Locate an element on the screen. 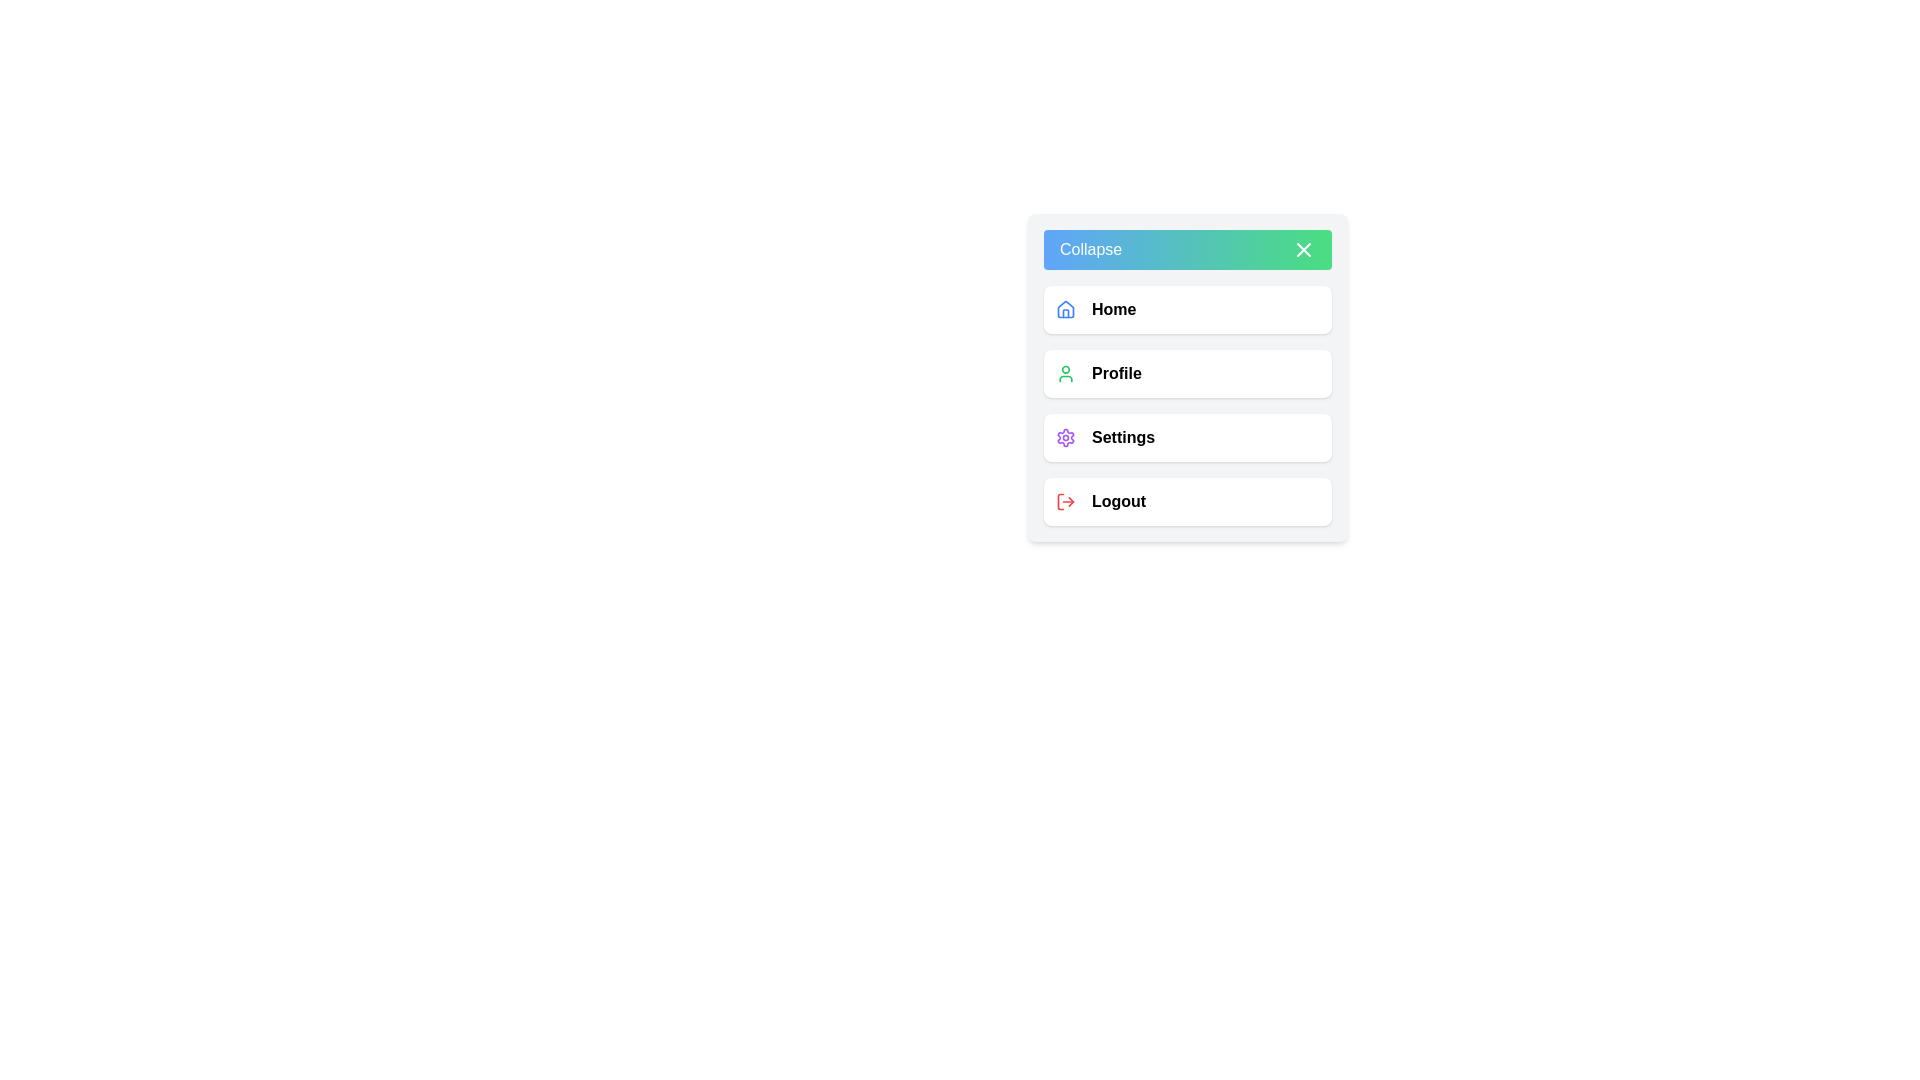  the 'Profile' menu item in the sidebar is located at coordinates (1188, 374).